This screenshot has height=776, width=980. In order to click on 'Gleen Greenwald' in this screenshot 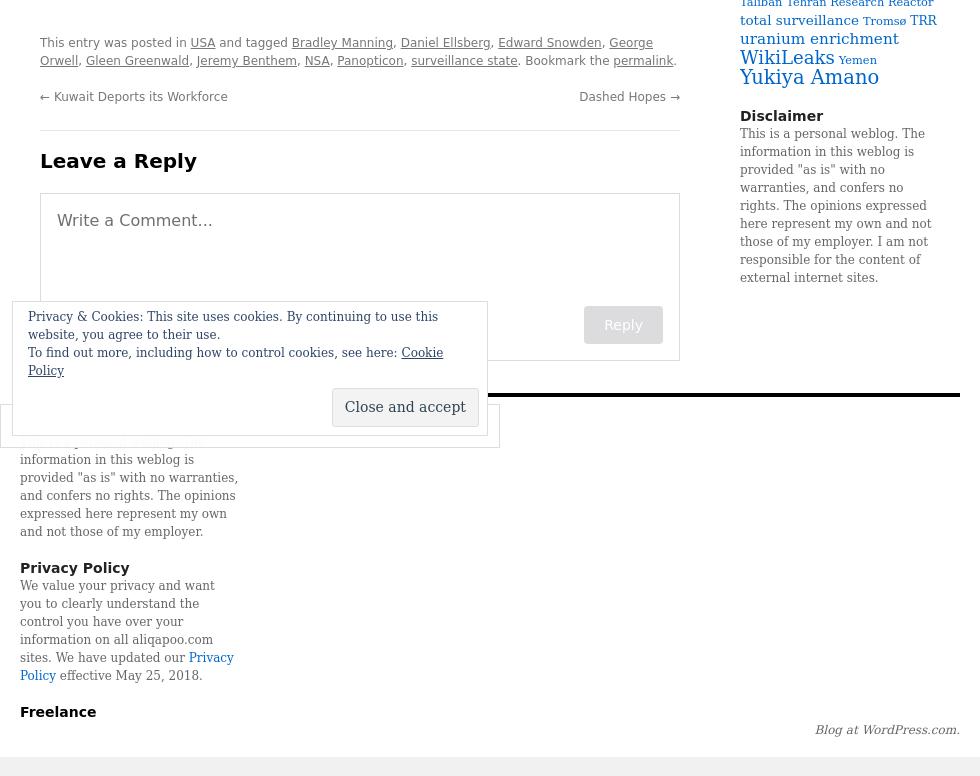, I will do `click(137, 59)`.